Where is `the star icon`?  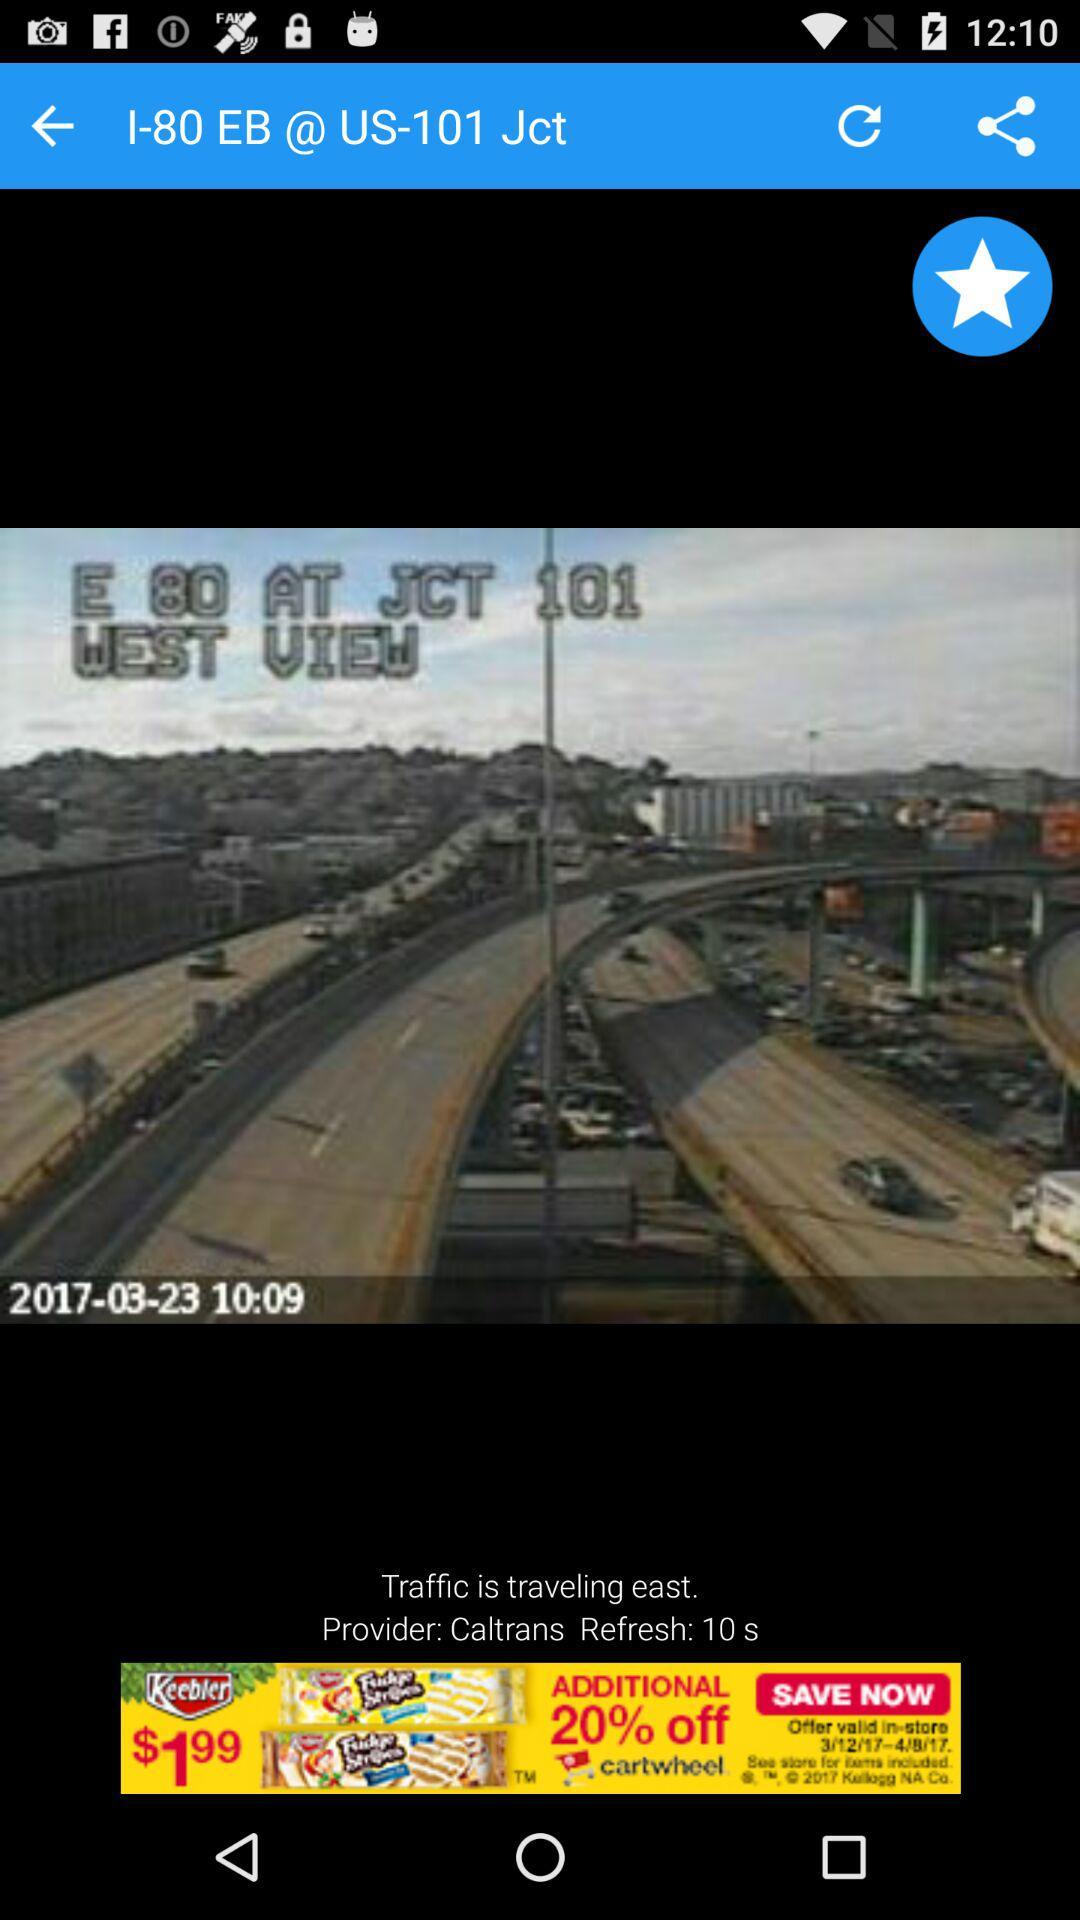 the star icon is located at coordinates (981, 305).